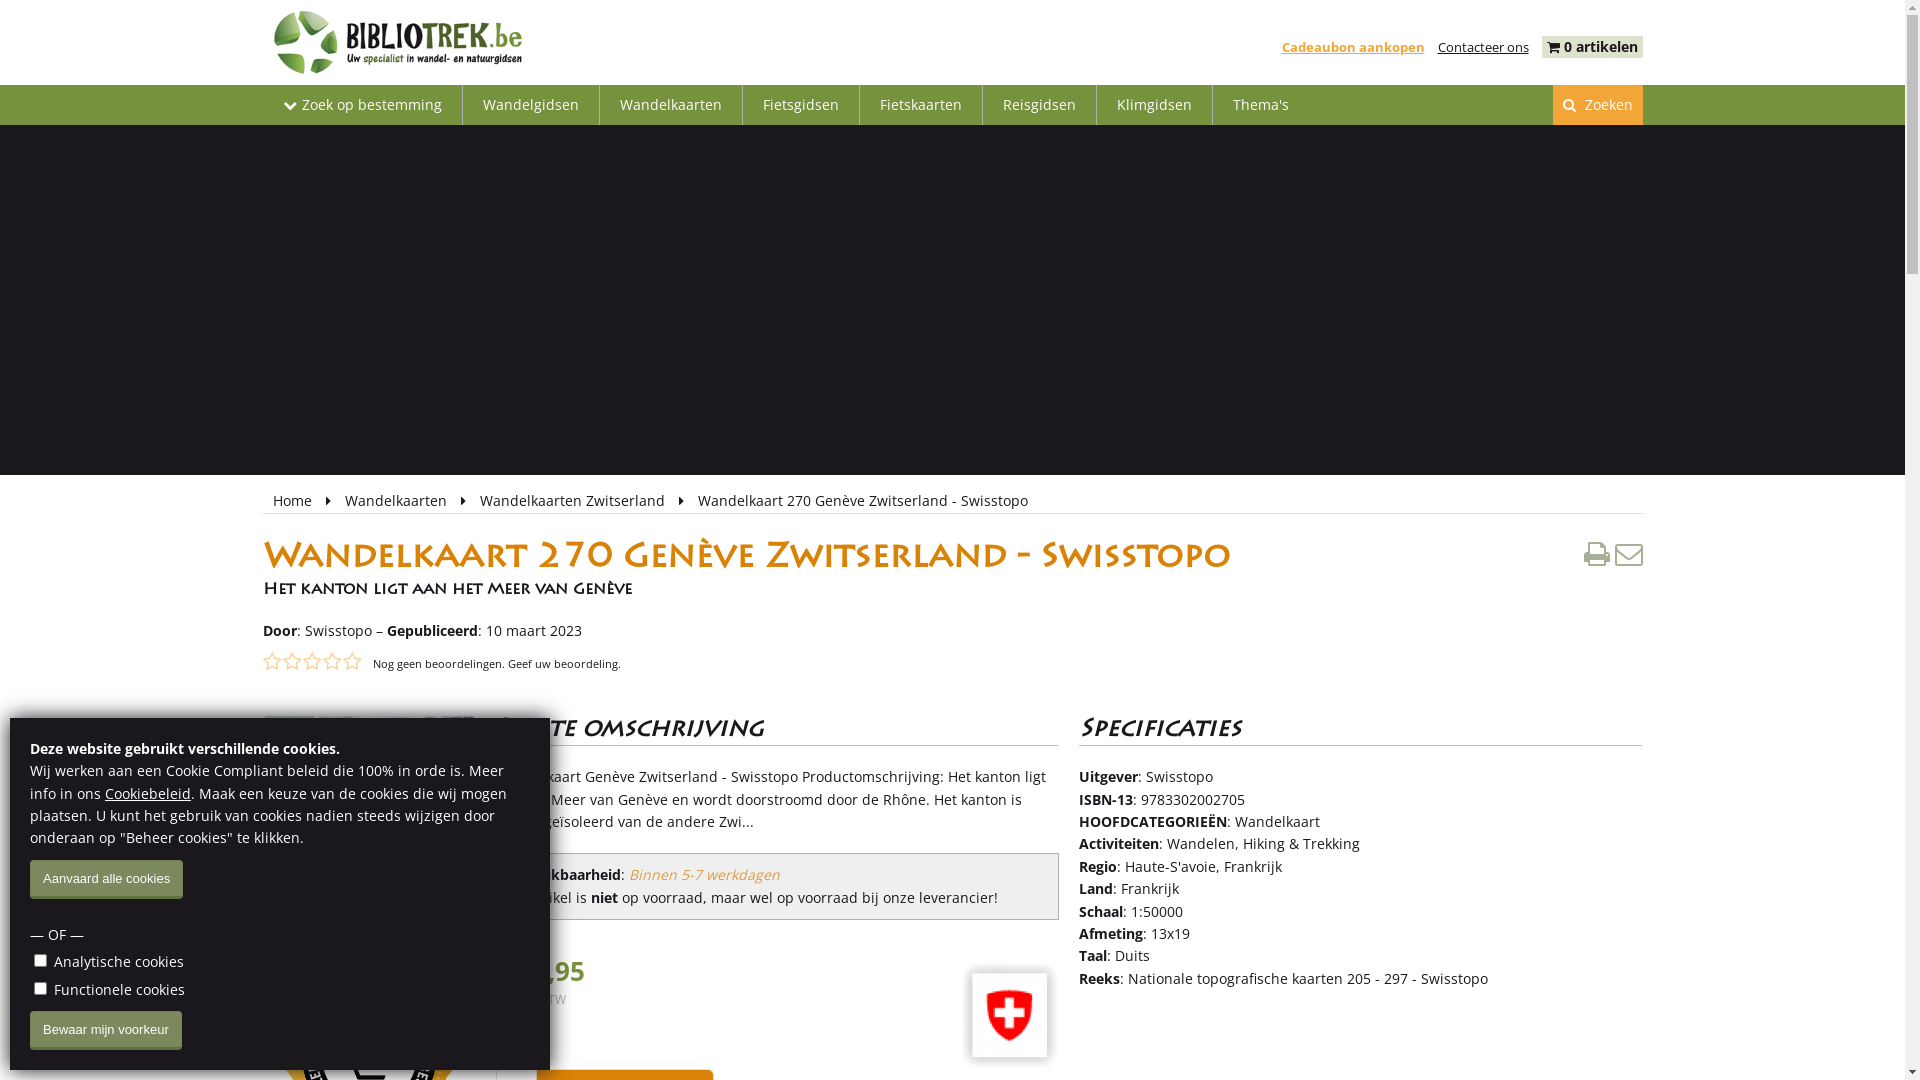  Describe the element at coordinates (397, 499) in the screenshot. I see `'Wandelkaarten'` at that location.